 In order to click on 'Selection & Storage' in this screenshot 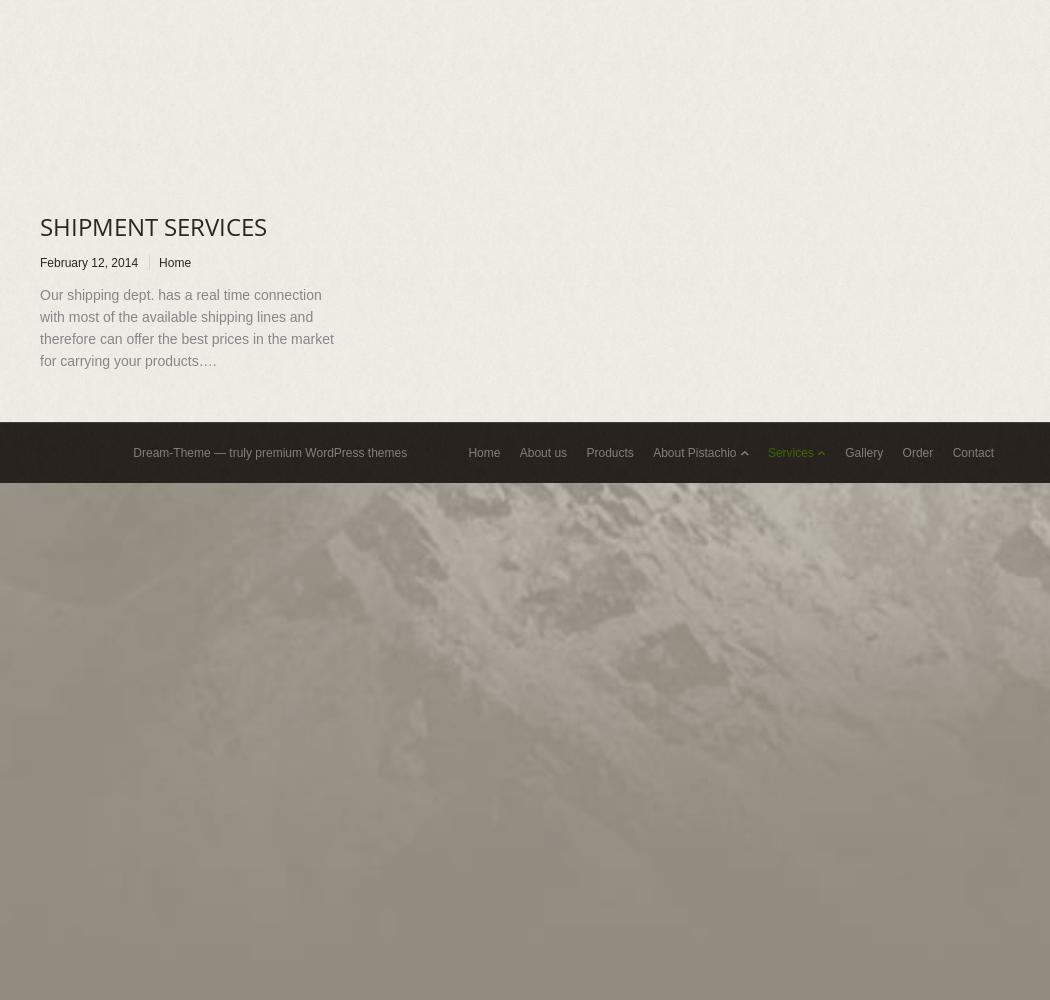, I will do `click(786, 344)`.